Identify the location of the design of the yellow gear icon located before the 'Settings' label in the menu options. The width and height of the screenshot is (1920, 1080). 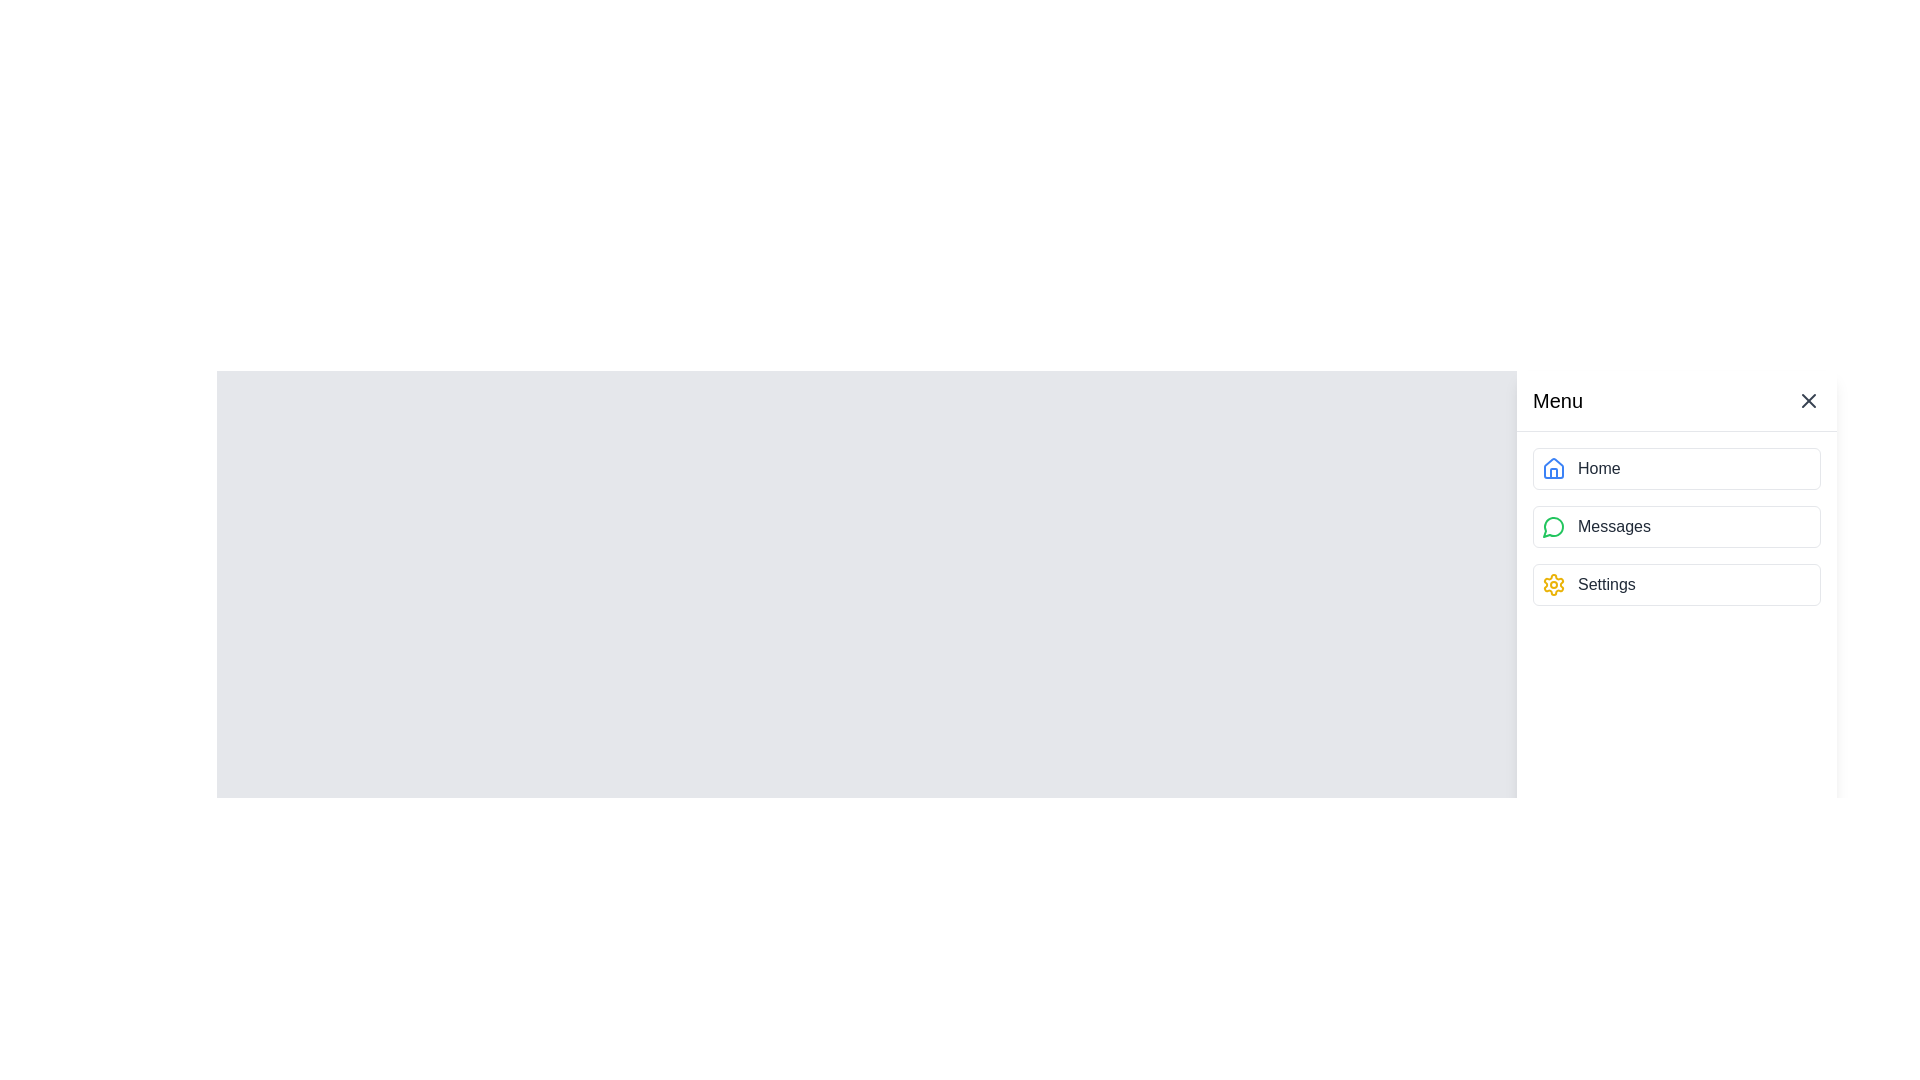
(1553, 585).